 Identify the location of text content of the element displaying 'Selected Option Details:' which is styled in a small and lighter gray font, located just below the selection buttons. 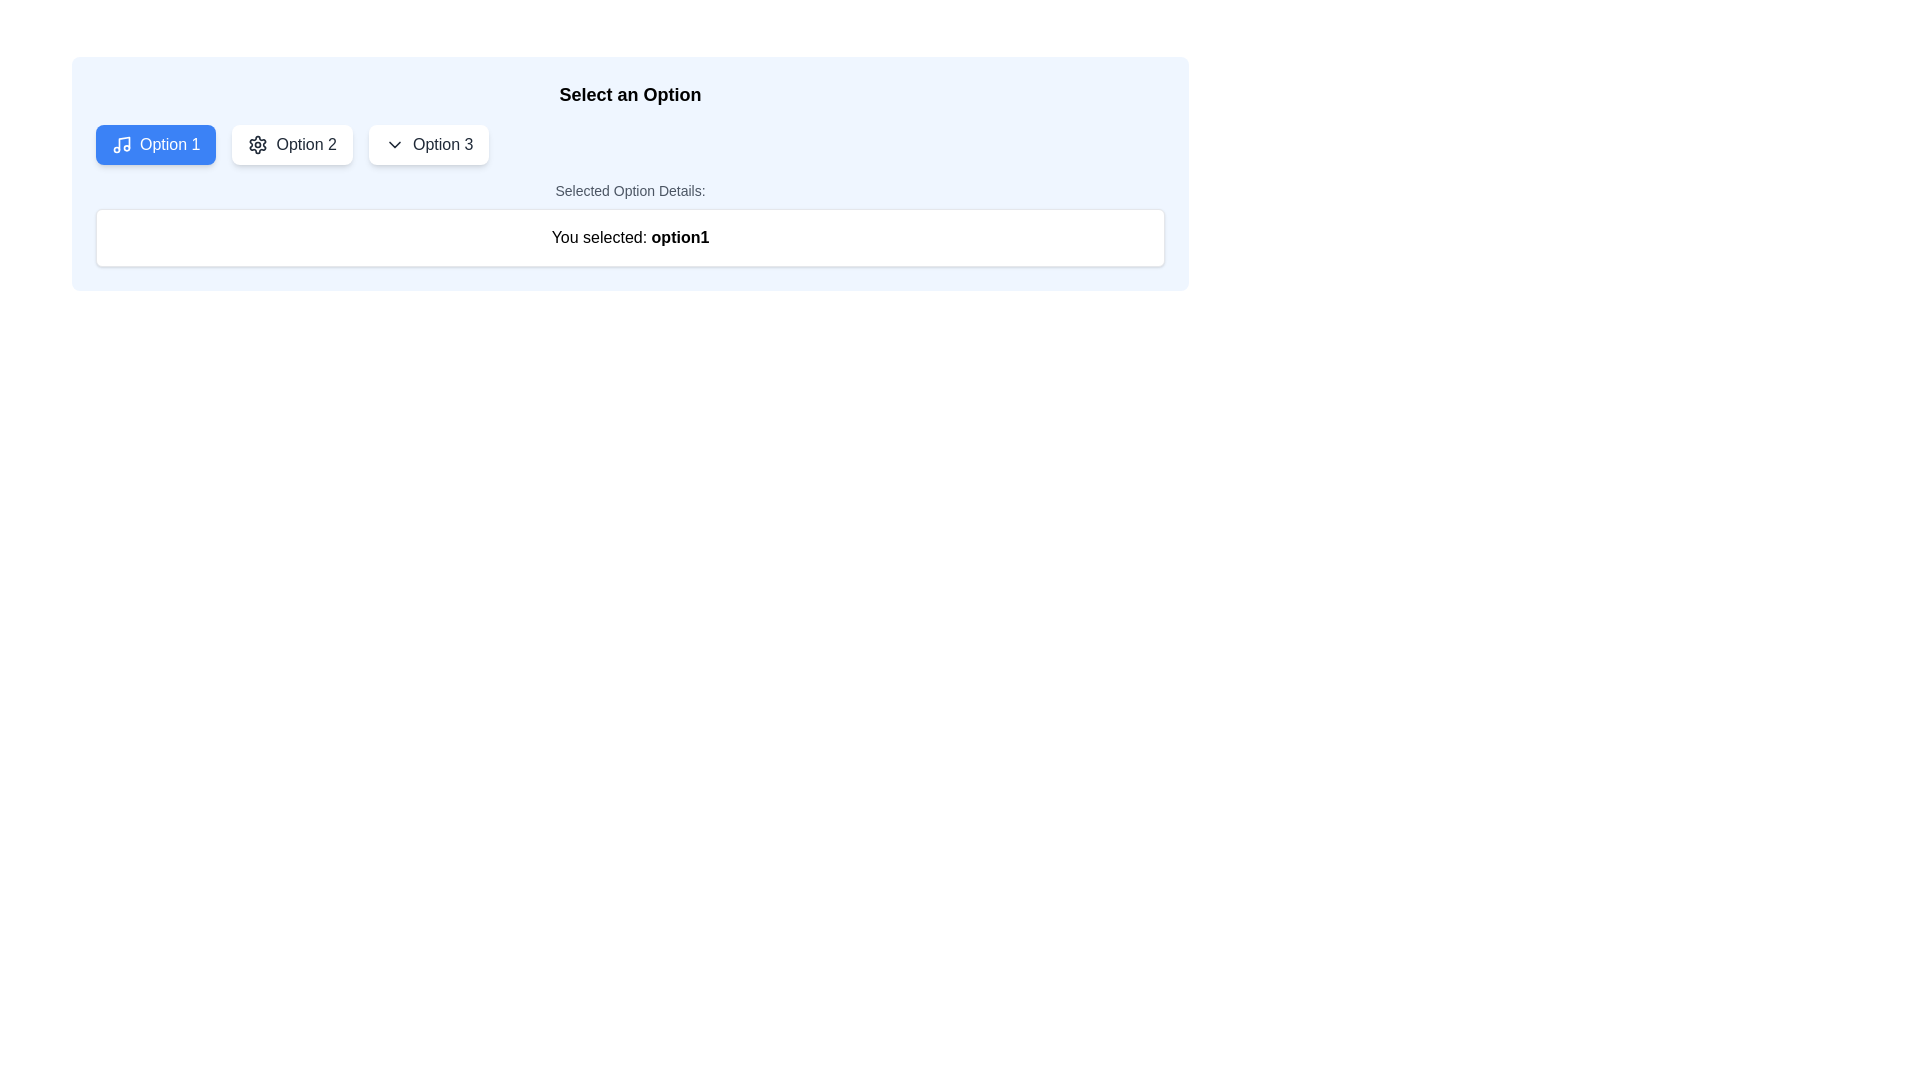
(629, 191).